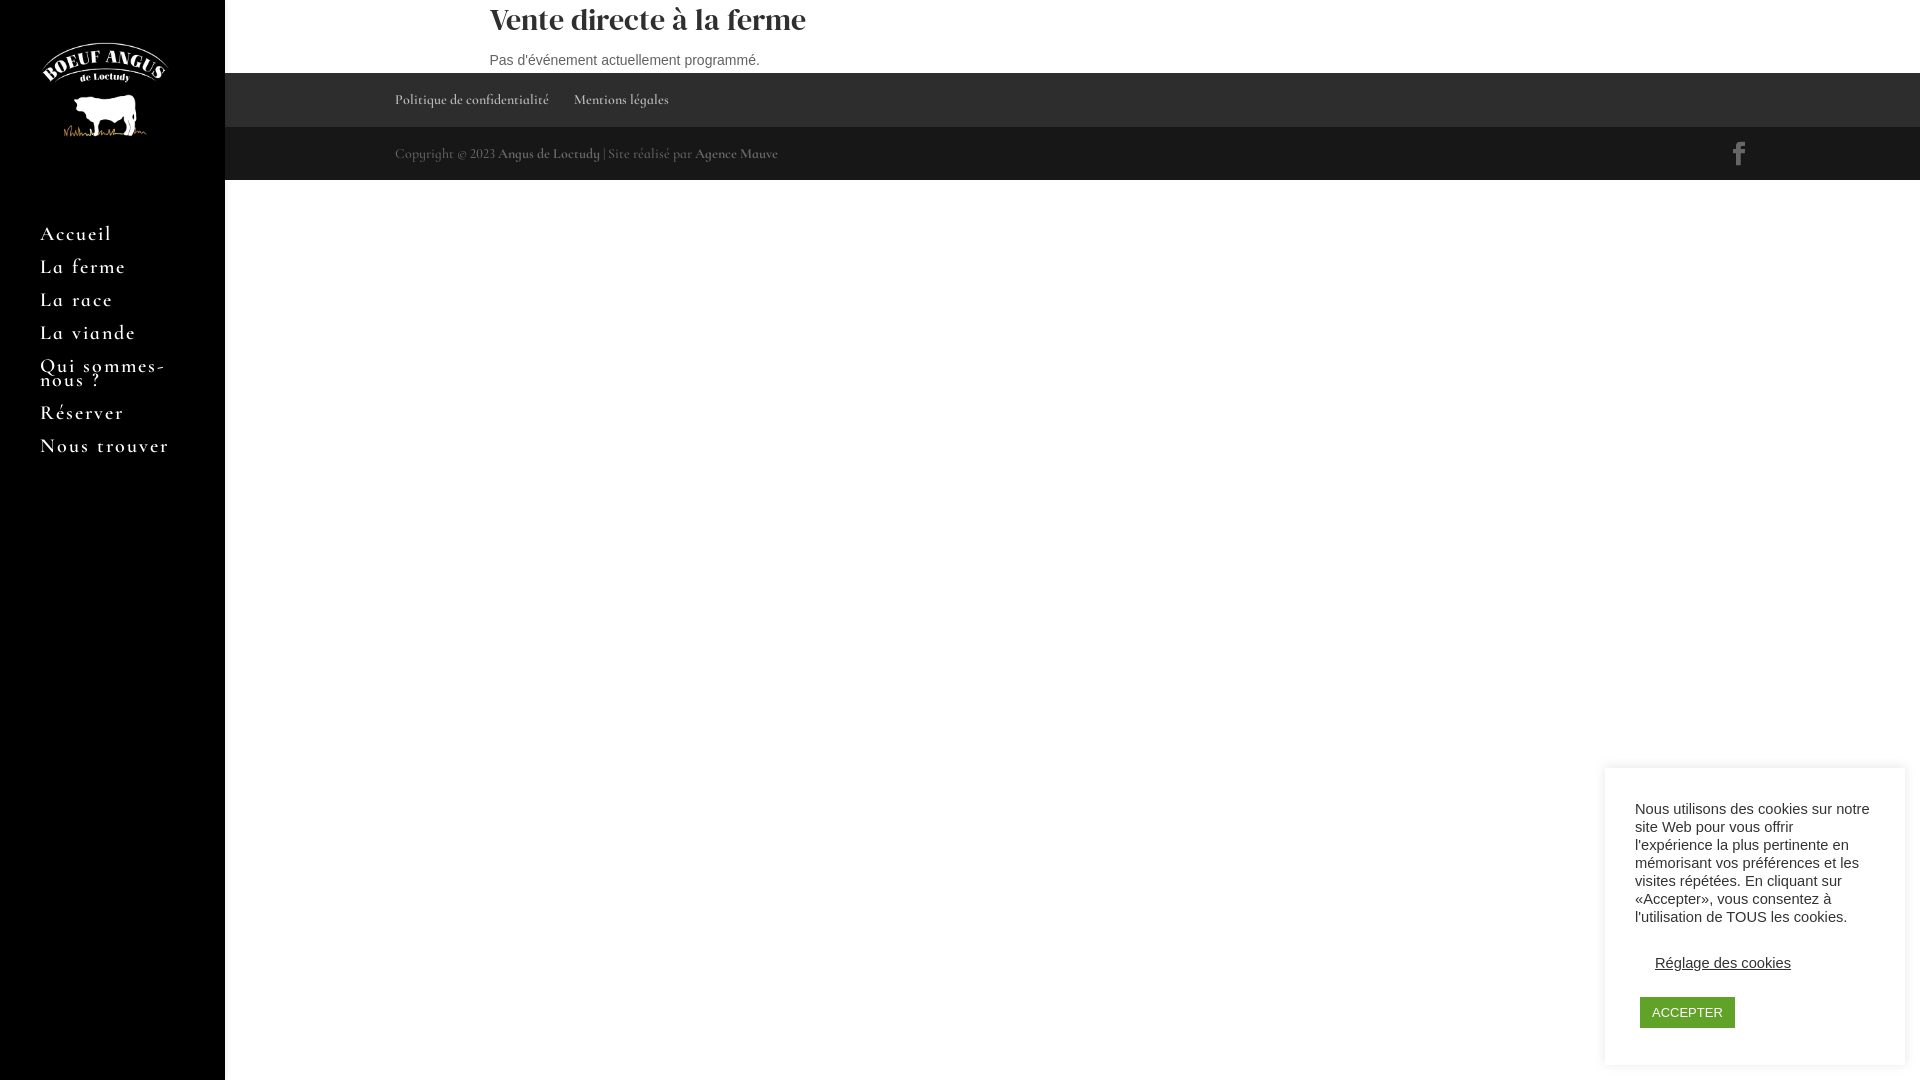  I want to click on 'La race', so click(131, 309).